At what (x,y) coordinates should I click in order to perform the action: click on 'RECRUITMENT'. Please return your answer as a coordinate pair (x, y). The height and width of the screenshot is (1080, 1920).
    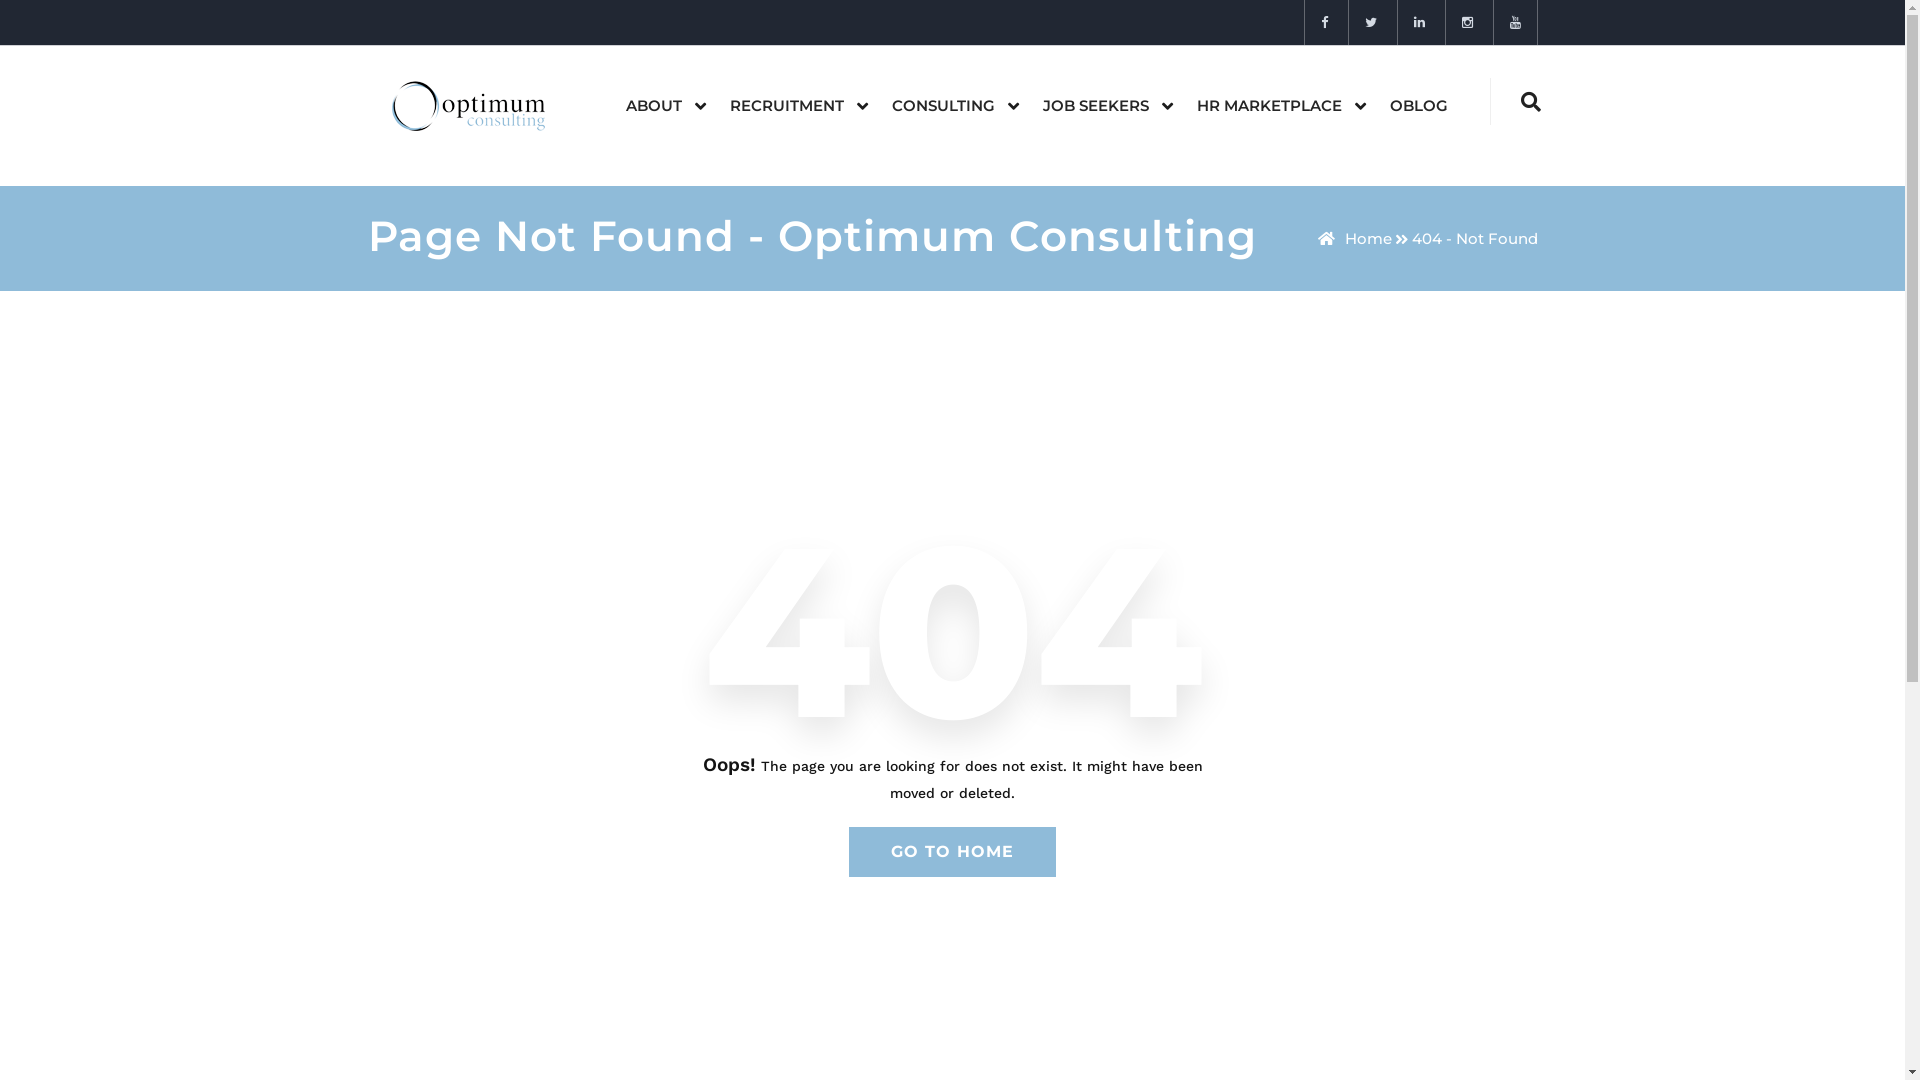
    Looking at the image, I should click on (705, 105).